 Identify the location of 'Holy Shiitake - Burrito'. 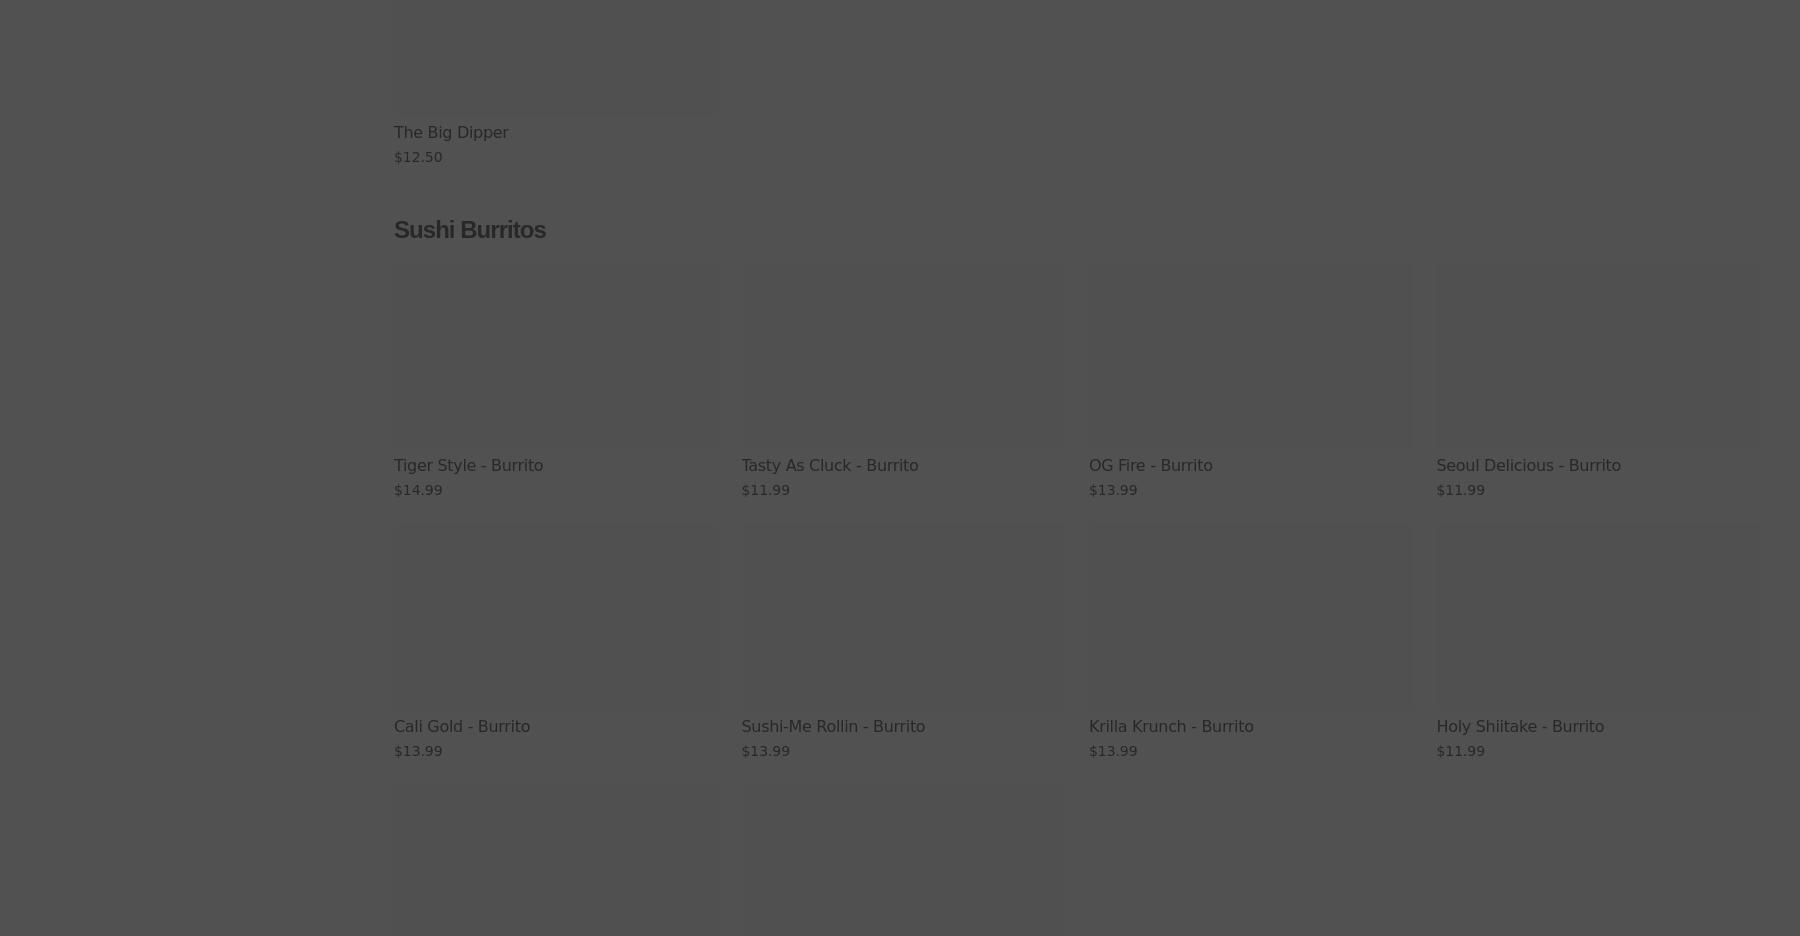
(1519, 725).